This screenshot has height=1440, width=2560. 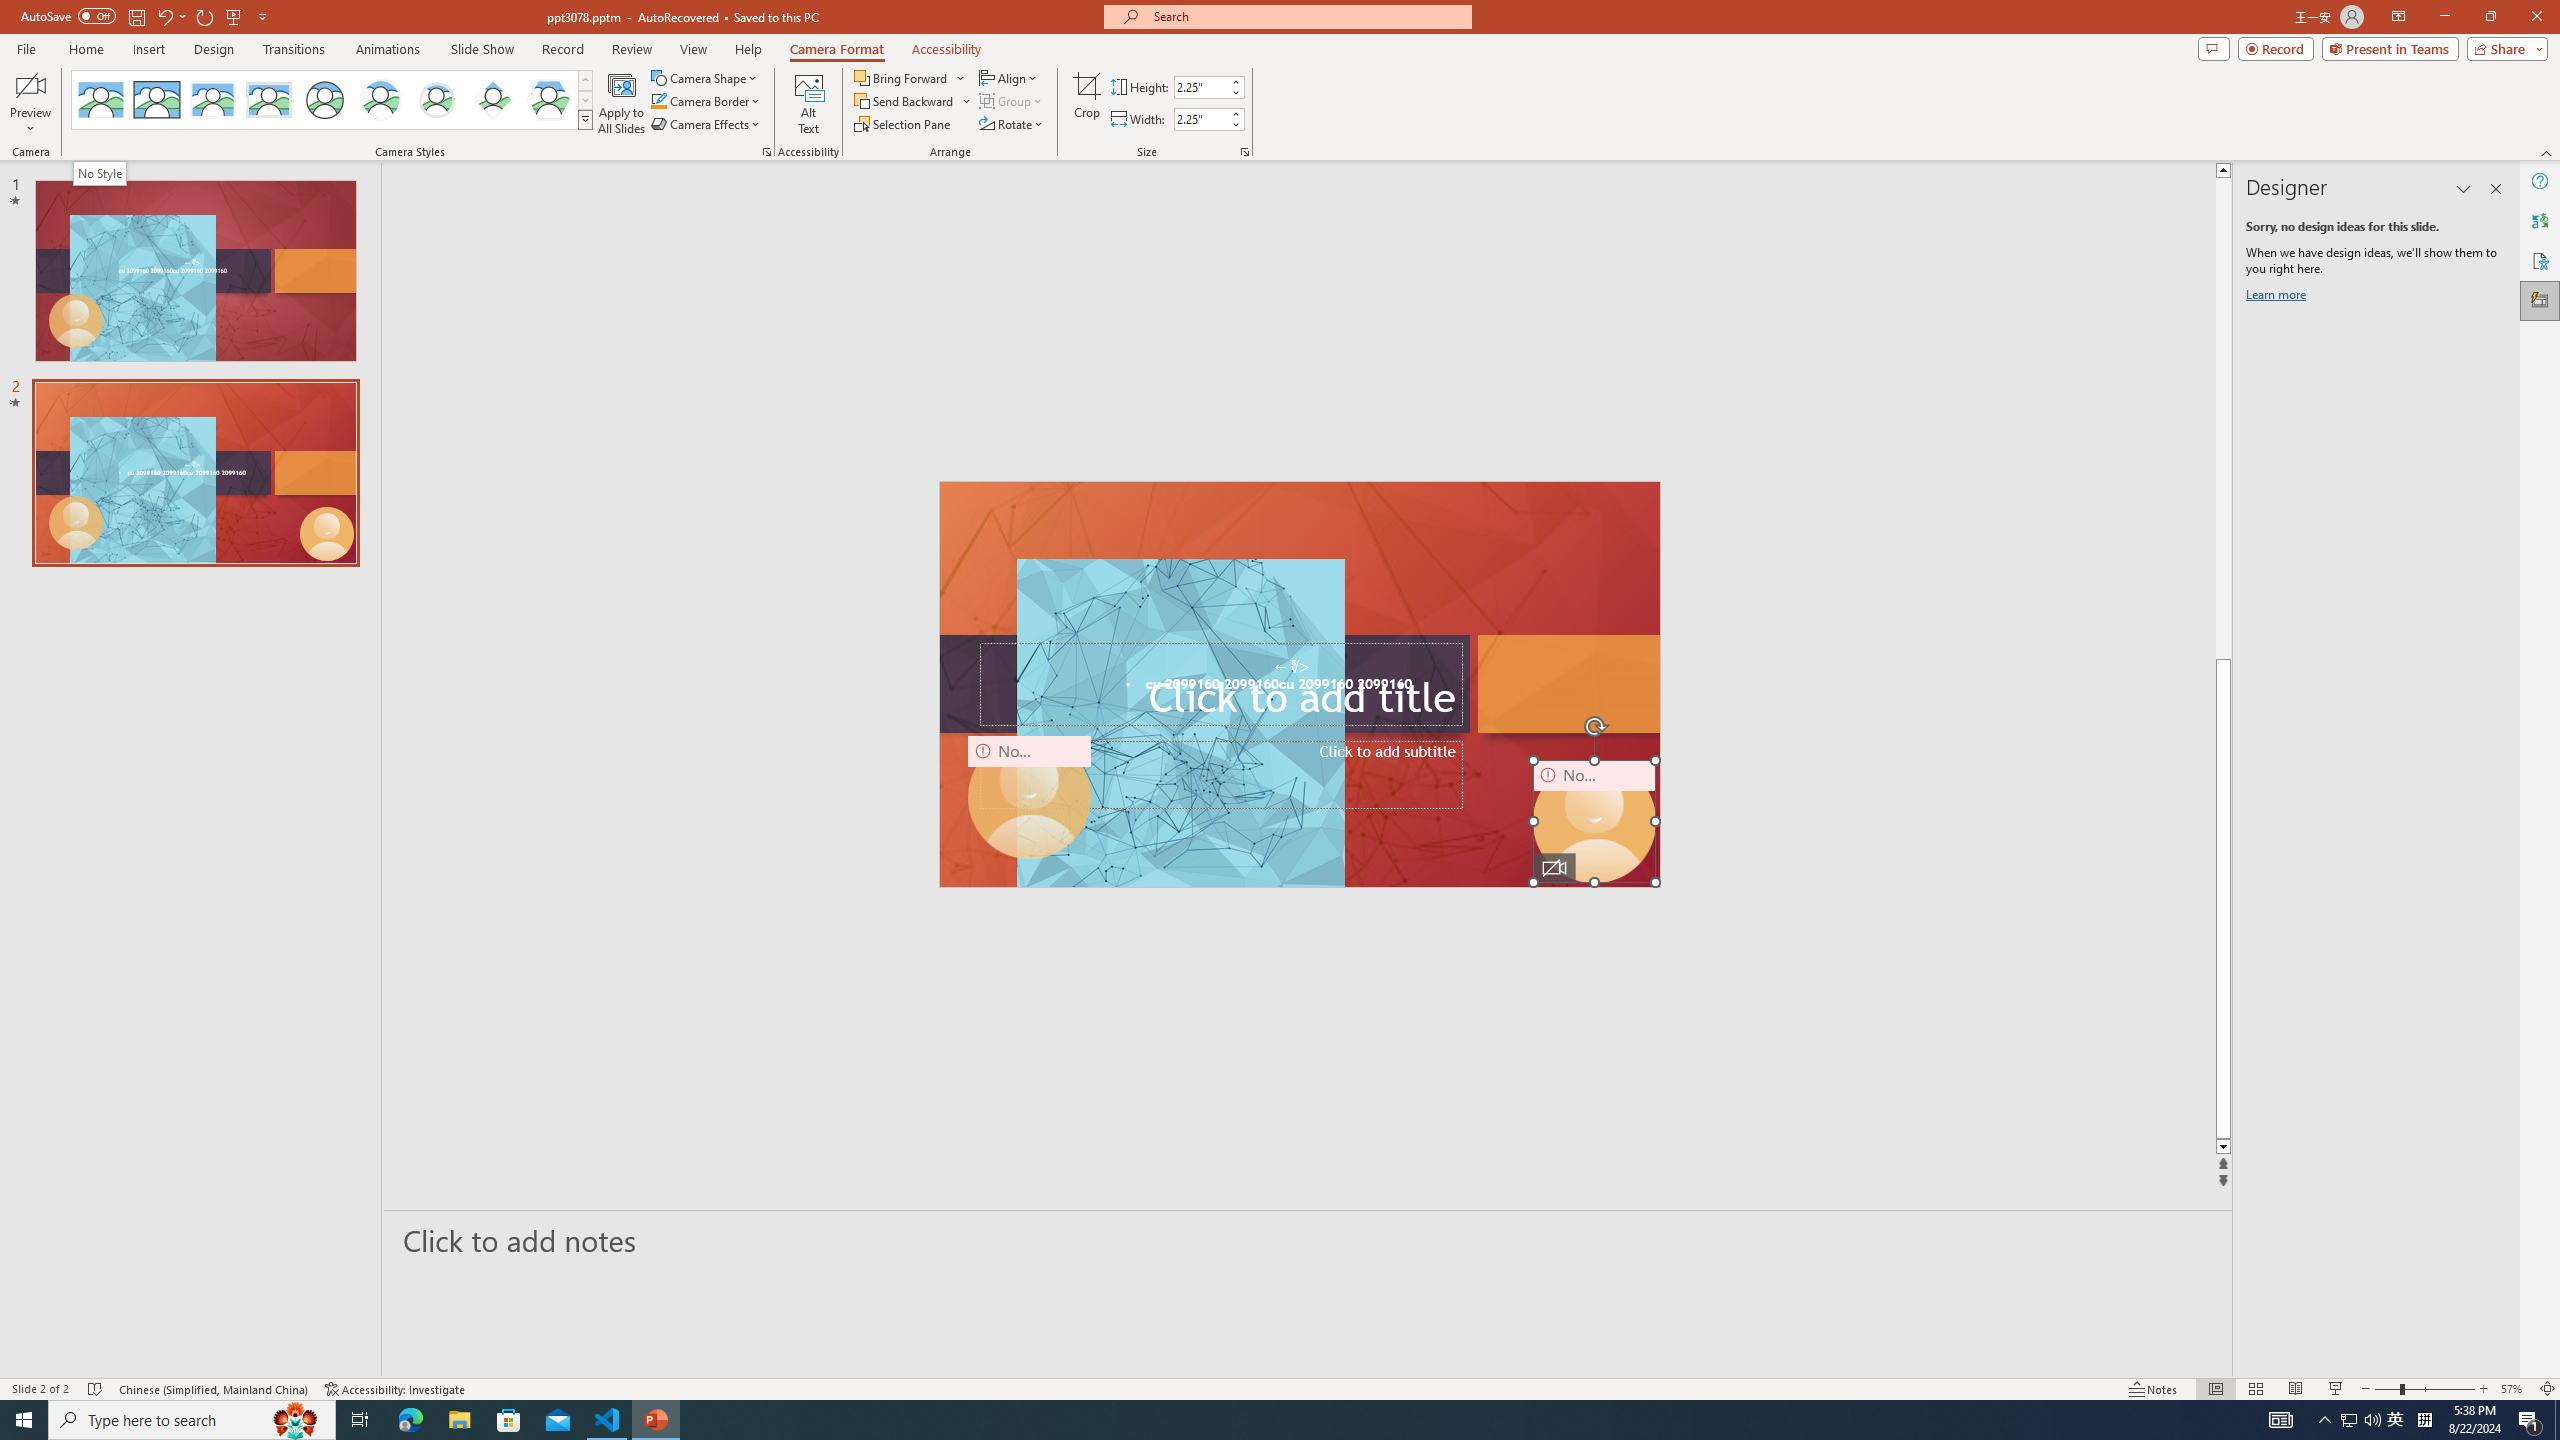 I want to click on 'Soft Edge Rectangle', so click(x=268, y=99).